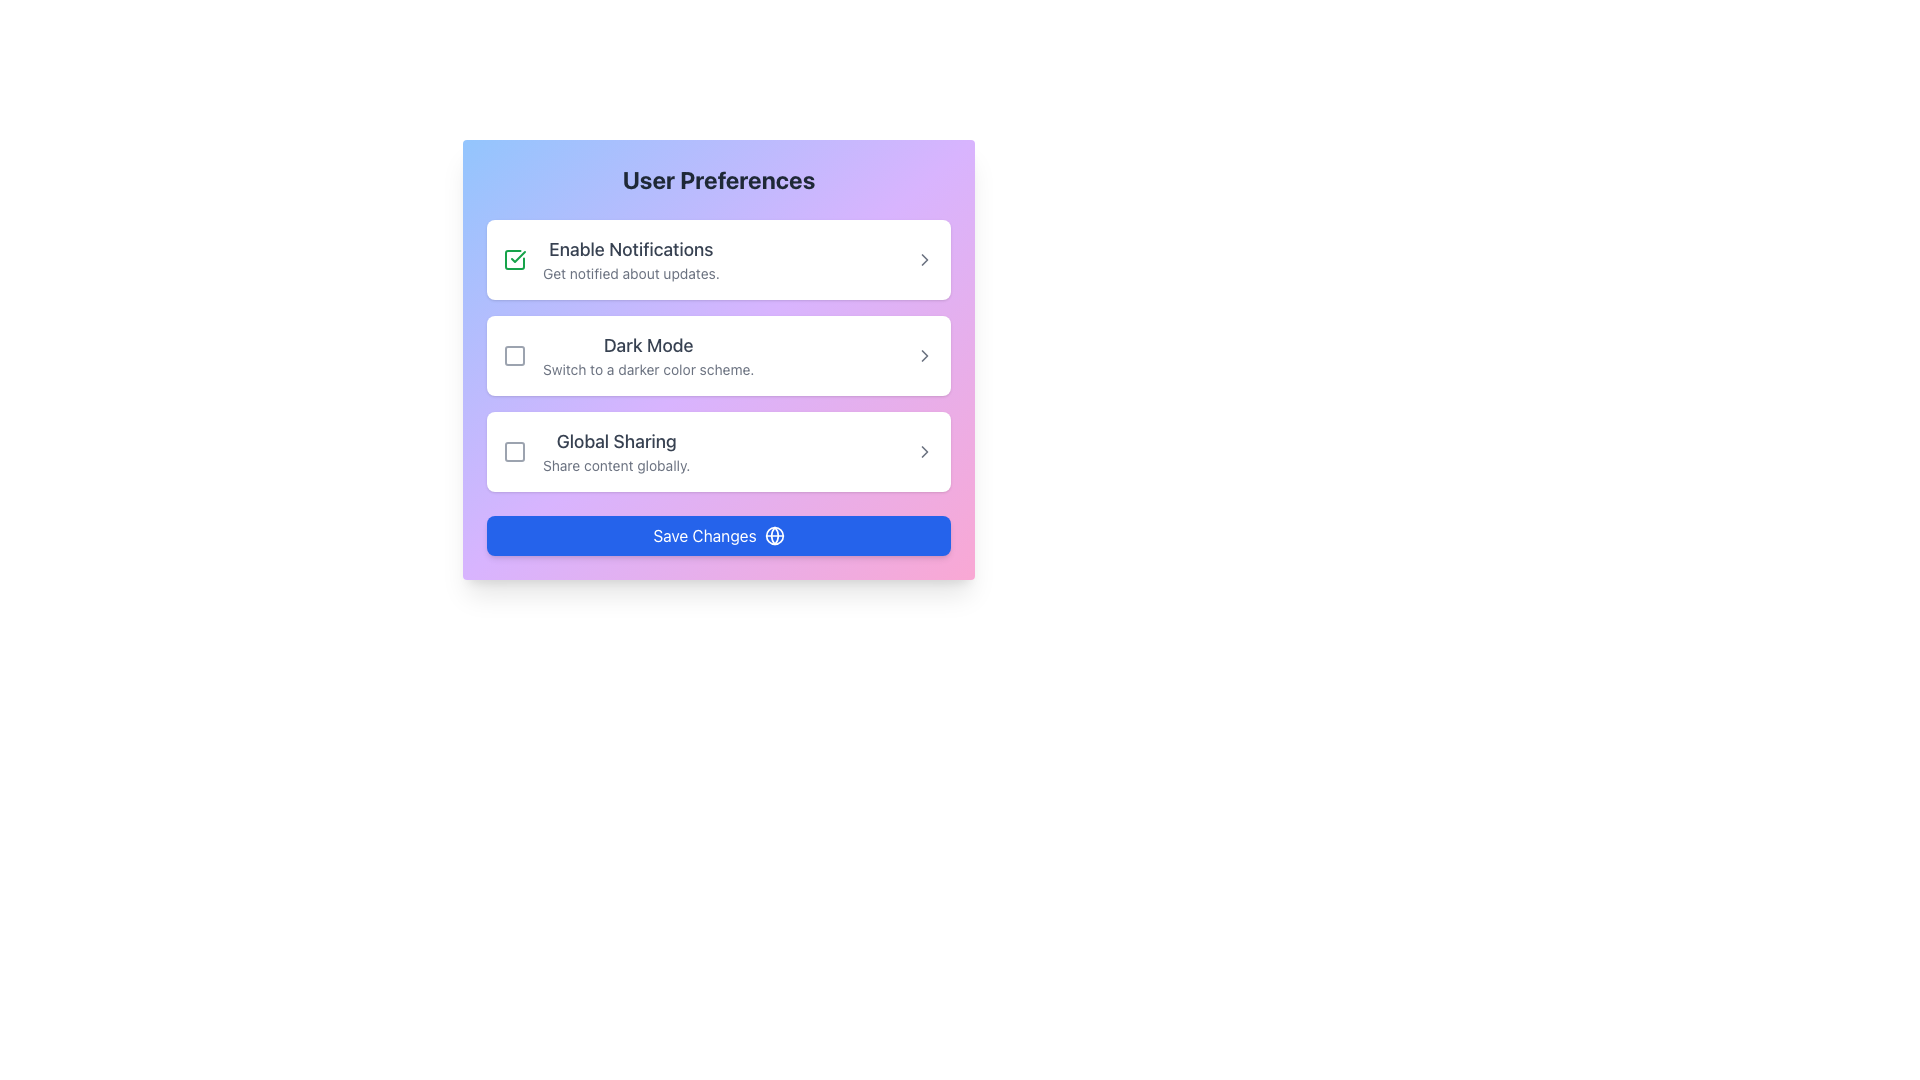 This screenshot has height=1080, width=1920. I want to click on the icon located, so click(924, 258).